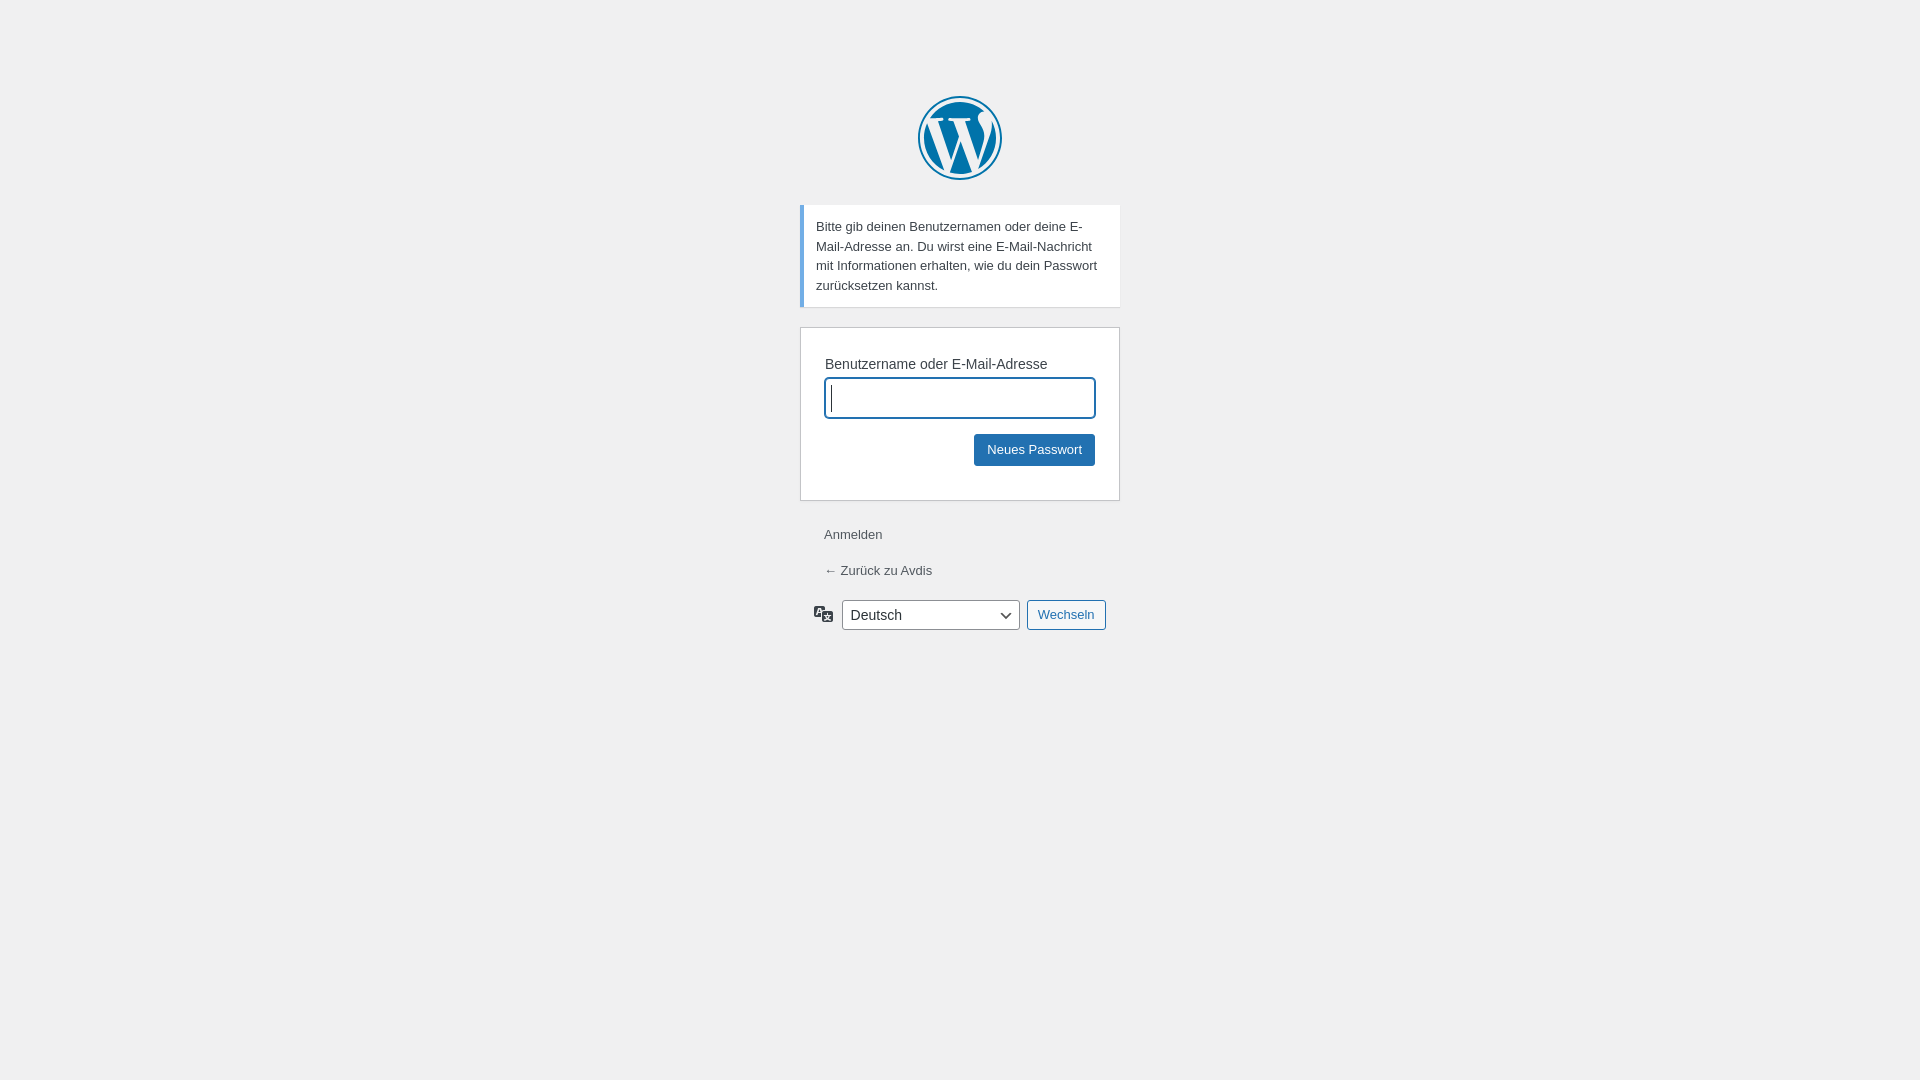 Image resolution: width=1920 pixels, height=1080 pixels. Describe the element at coordinates (1065, 613) in the screenshot. I see `'Wechseln'` at that location.